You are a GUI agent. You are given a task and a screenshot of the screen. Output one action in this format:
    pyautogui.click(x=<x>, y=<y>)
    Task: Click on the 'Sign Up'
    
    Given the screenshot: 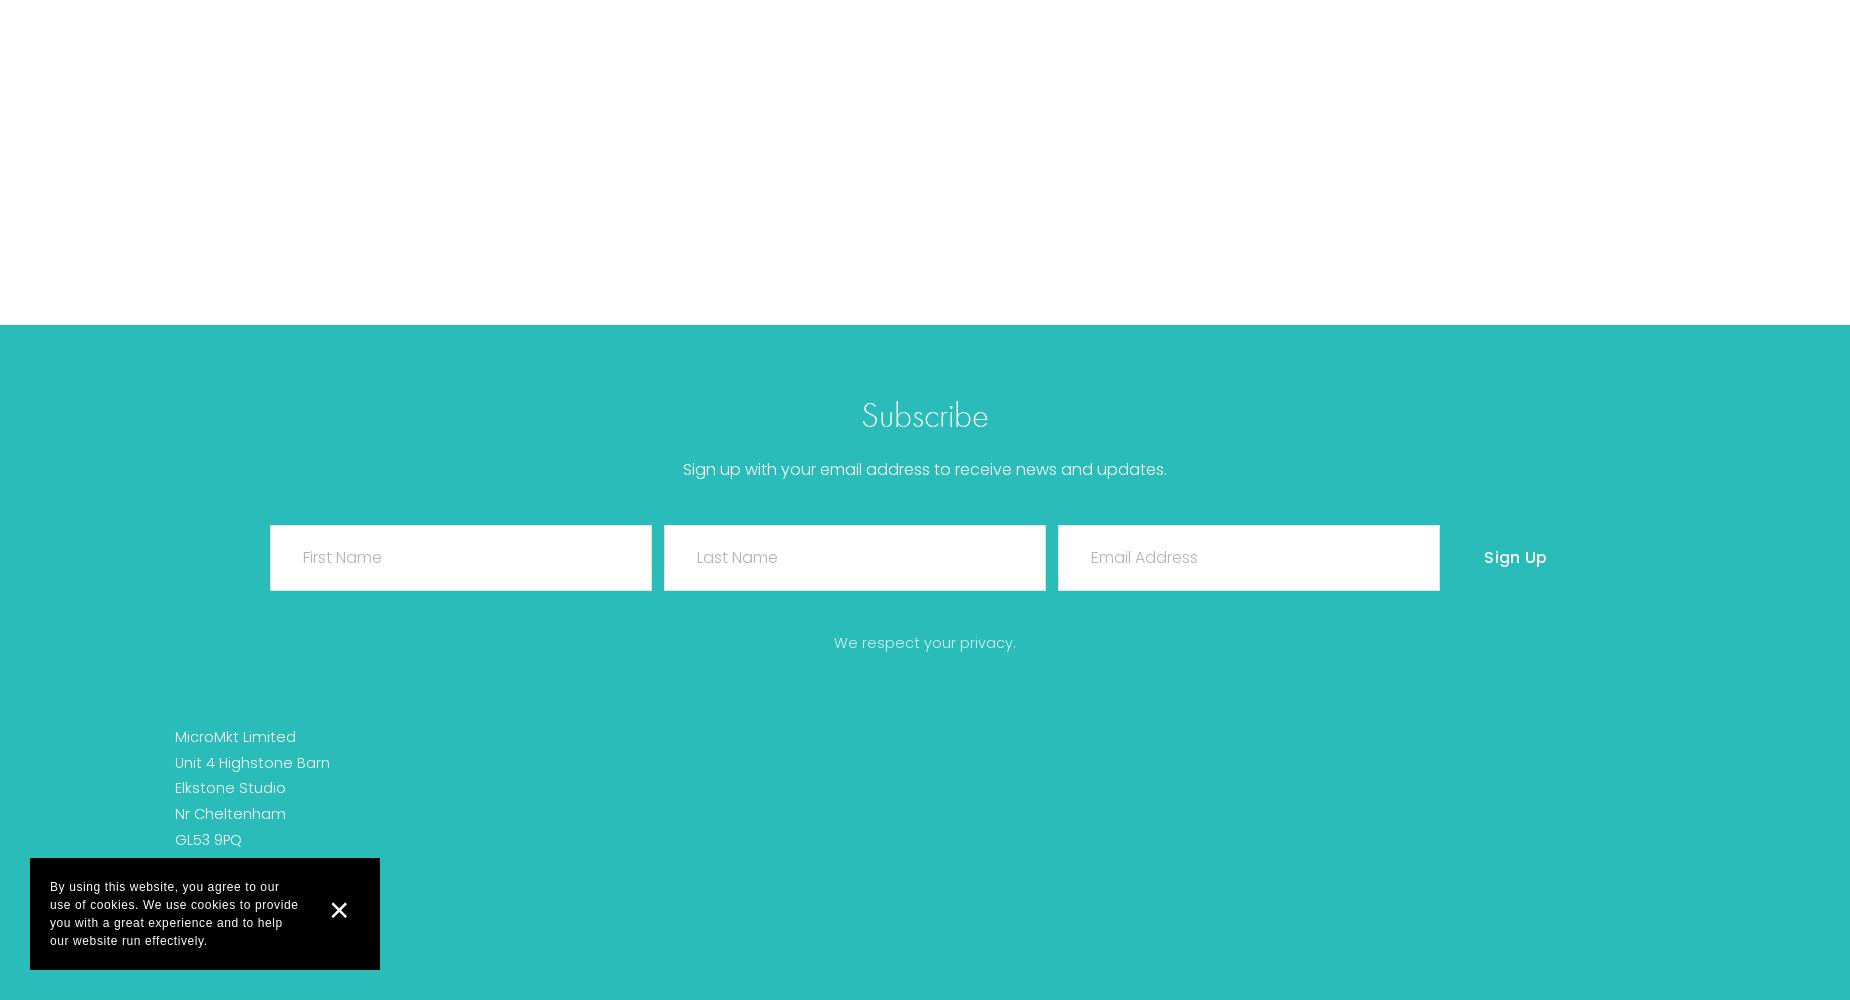 What is the action you would take?
    pyautogui.click(x=1515, y=557)
    